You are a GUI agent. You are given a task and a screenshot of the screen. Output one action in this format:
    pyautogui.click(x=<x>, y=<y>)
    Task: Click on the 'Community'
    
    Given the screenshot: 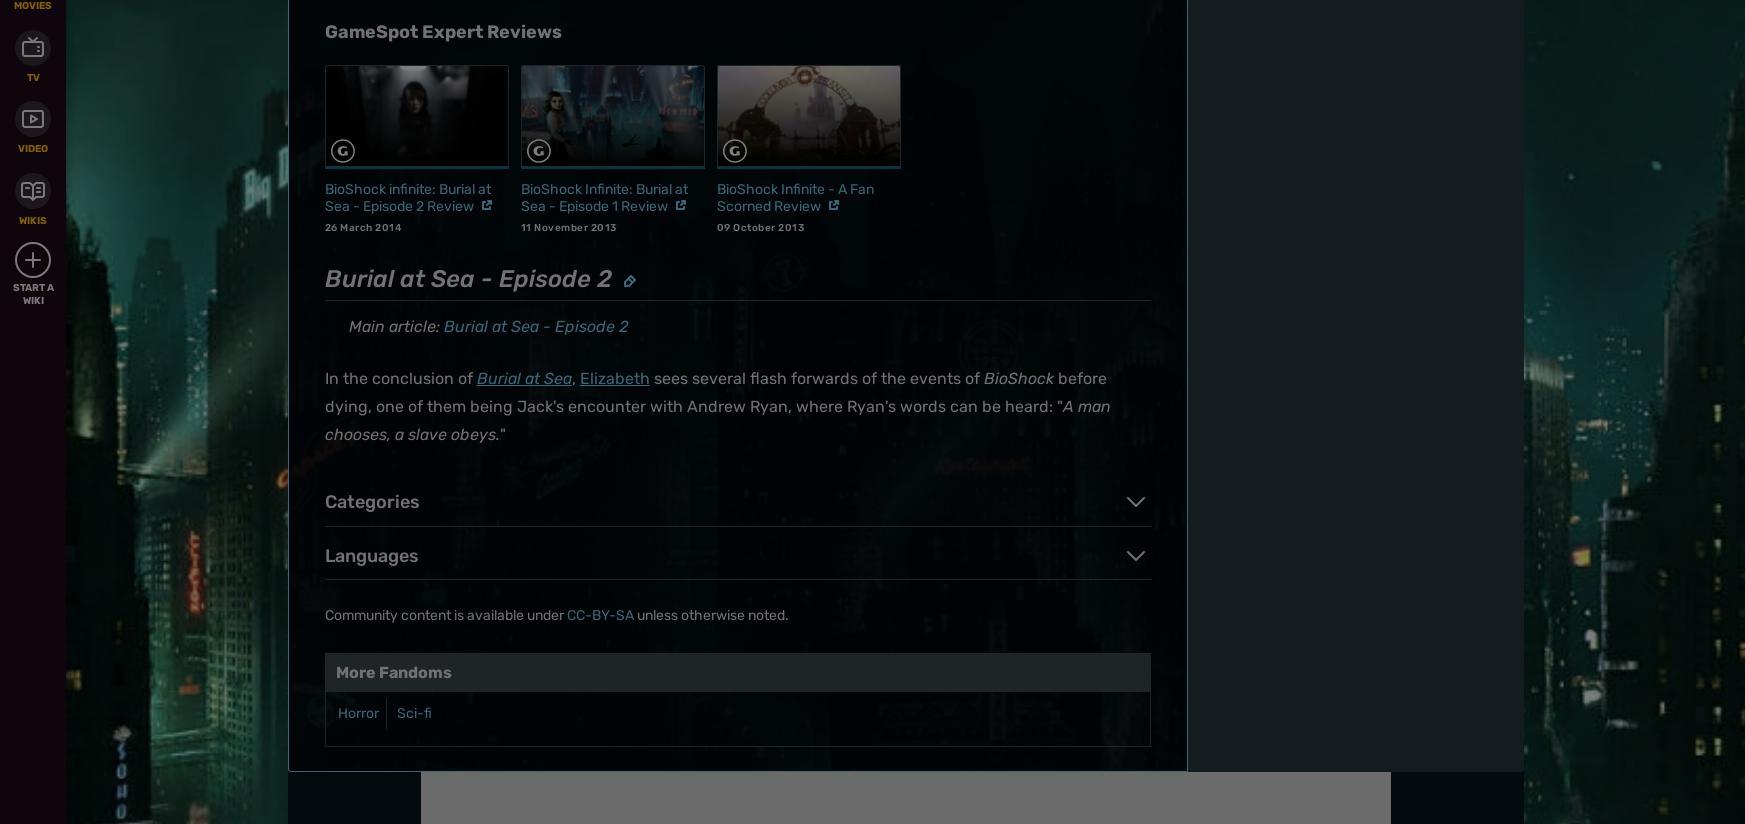 What is the action you would take?
    pyautogui.click(x=952, y=13)
    